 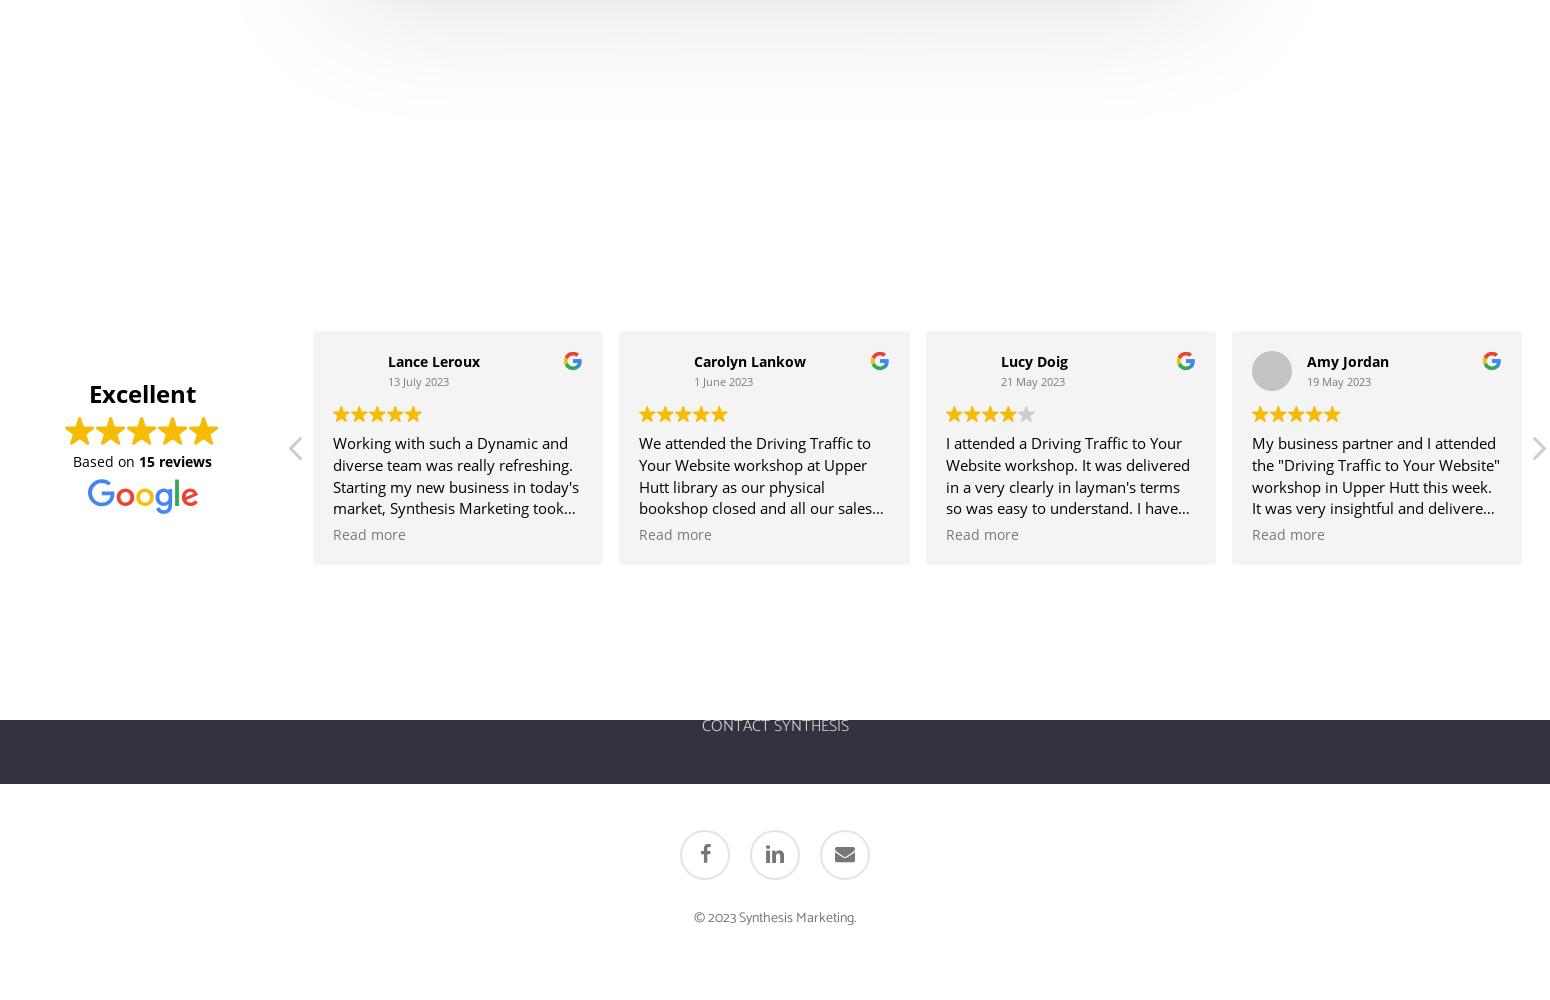 I want to click on '1 June 2023', so click(x=692, y=380).